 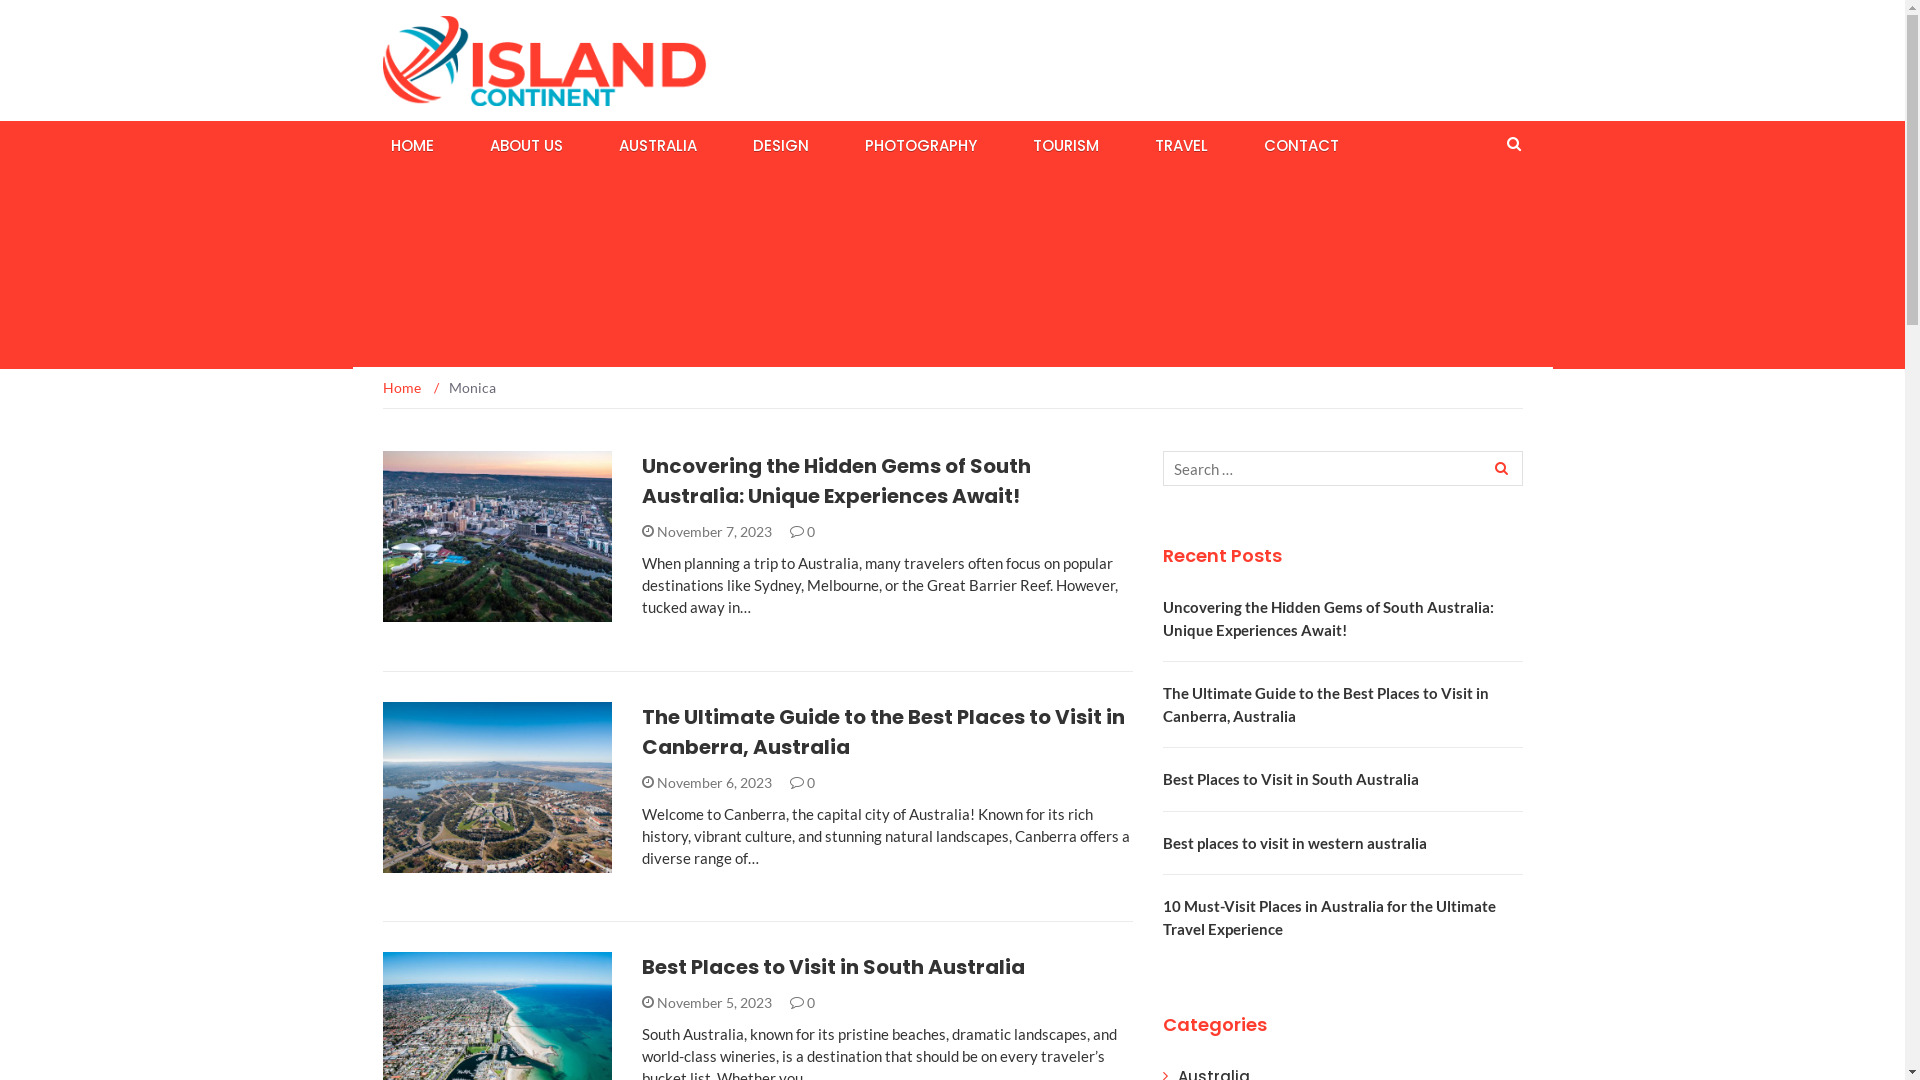 I want to click on 'TRAVEL', so click(x=1180, y=143).